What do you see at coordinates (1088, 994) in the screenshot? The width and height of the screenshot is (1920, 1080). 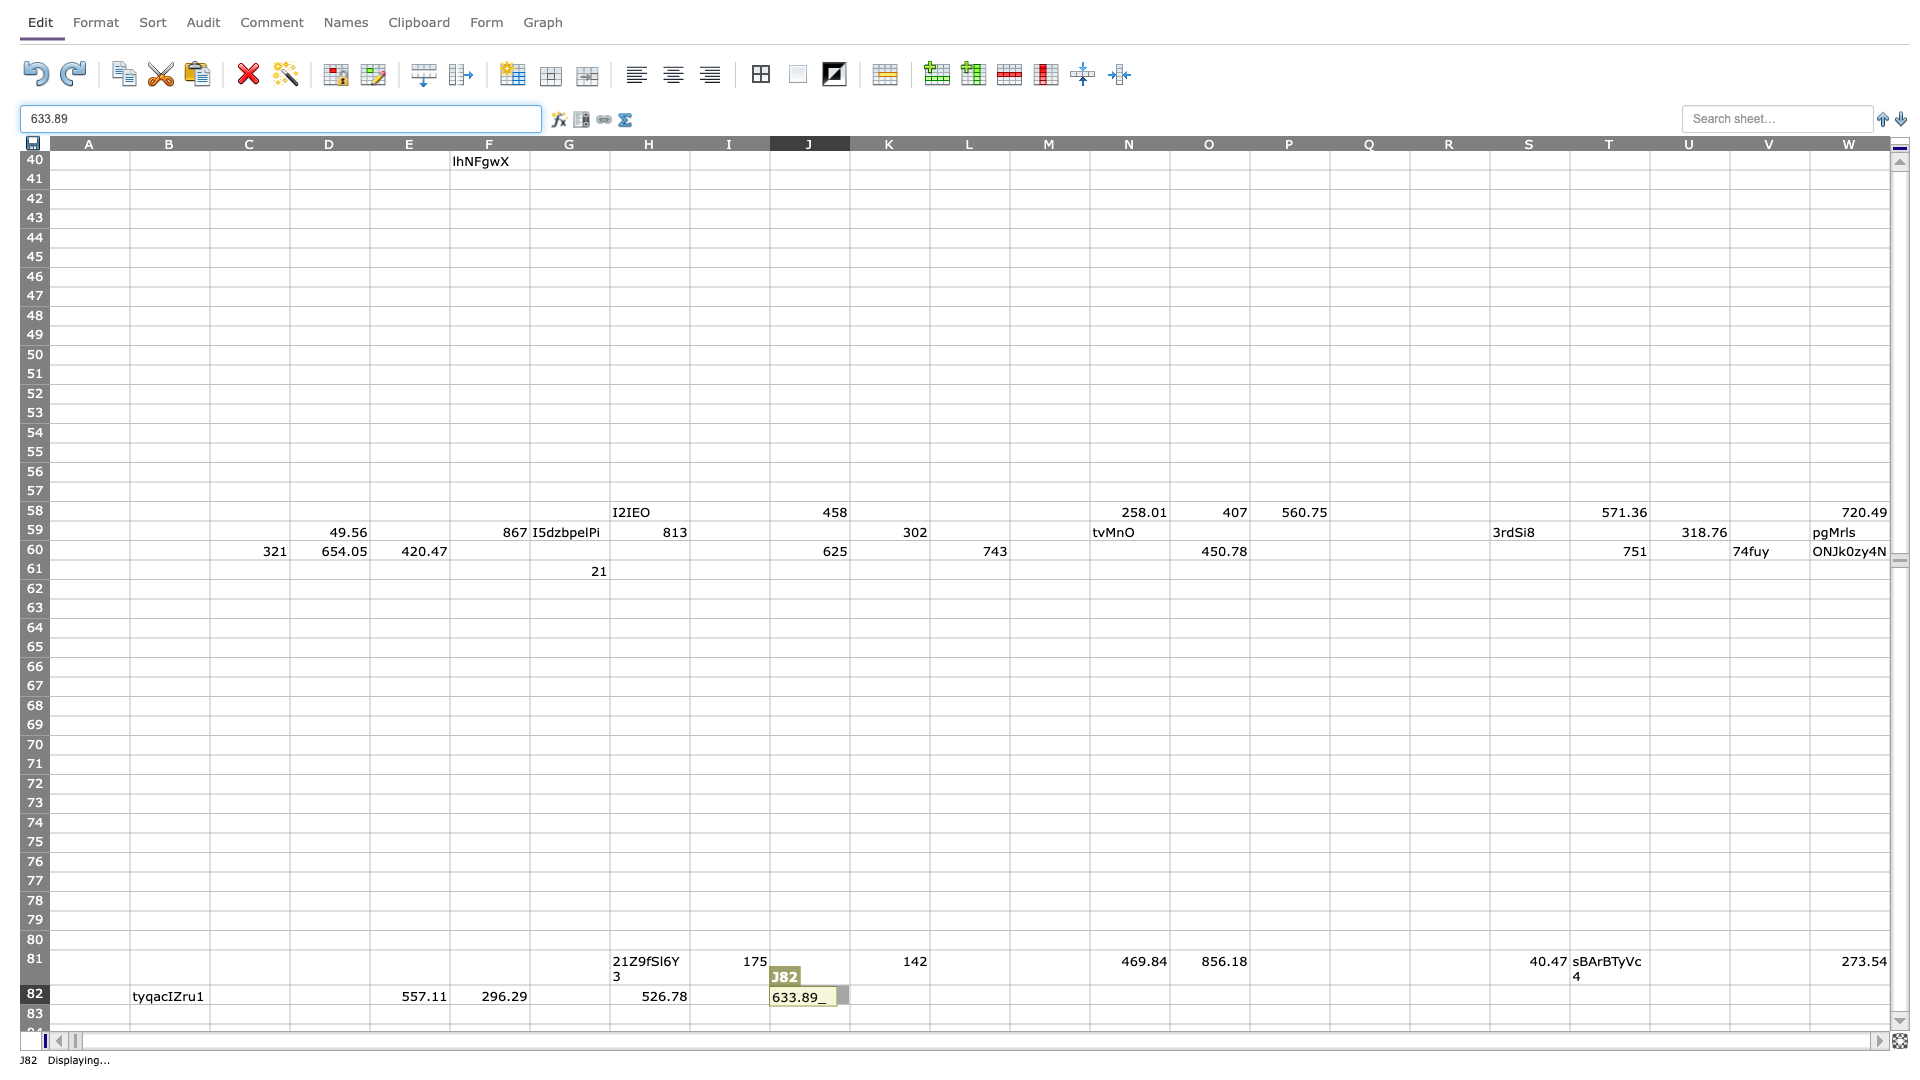 I see `right border of M82` at bounding box center [1088, 994].